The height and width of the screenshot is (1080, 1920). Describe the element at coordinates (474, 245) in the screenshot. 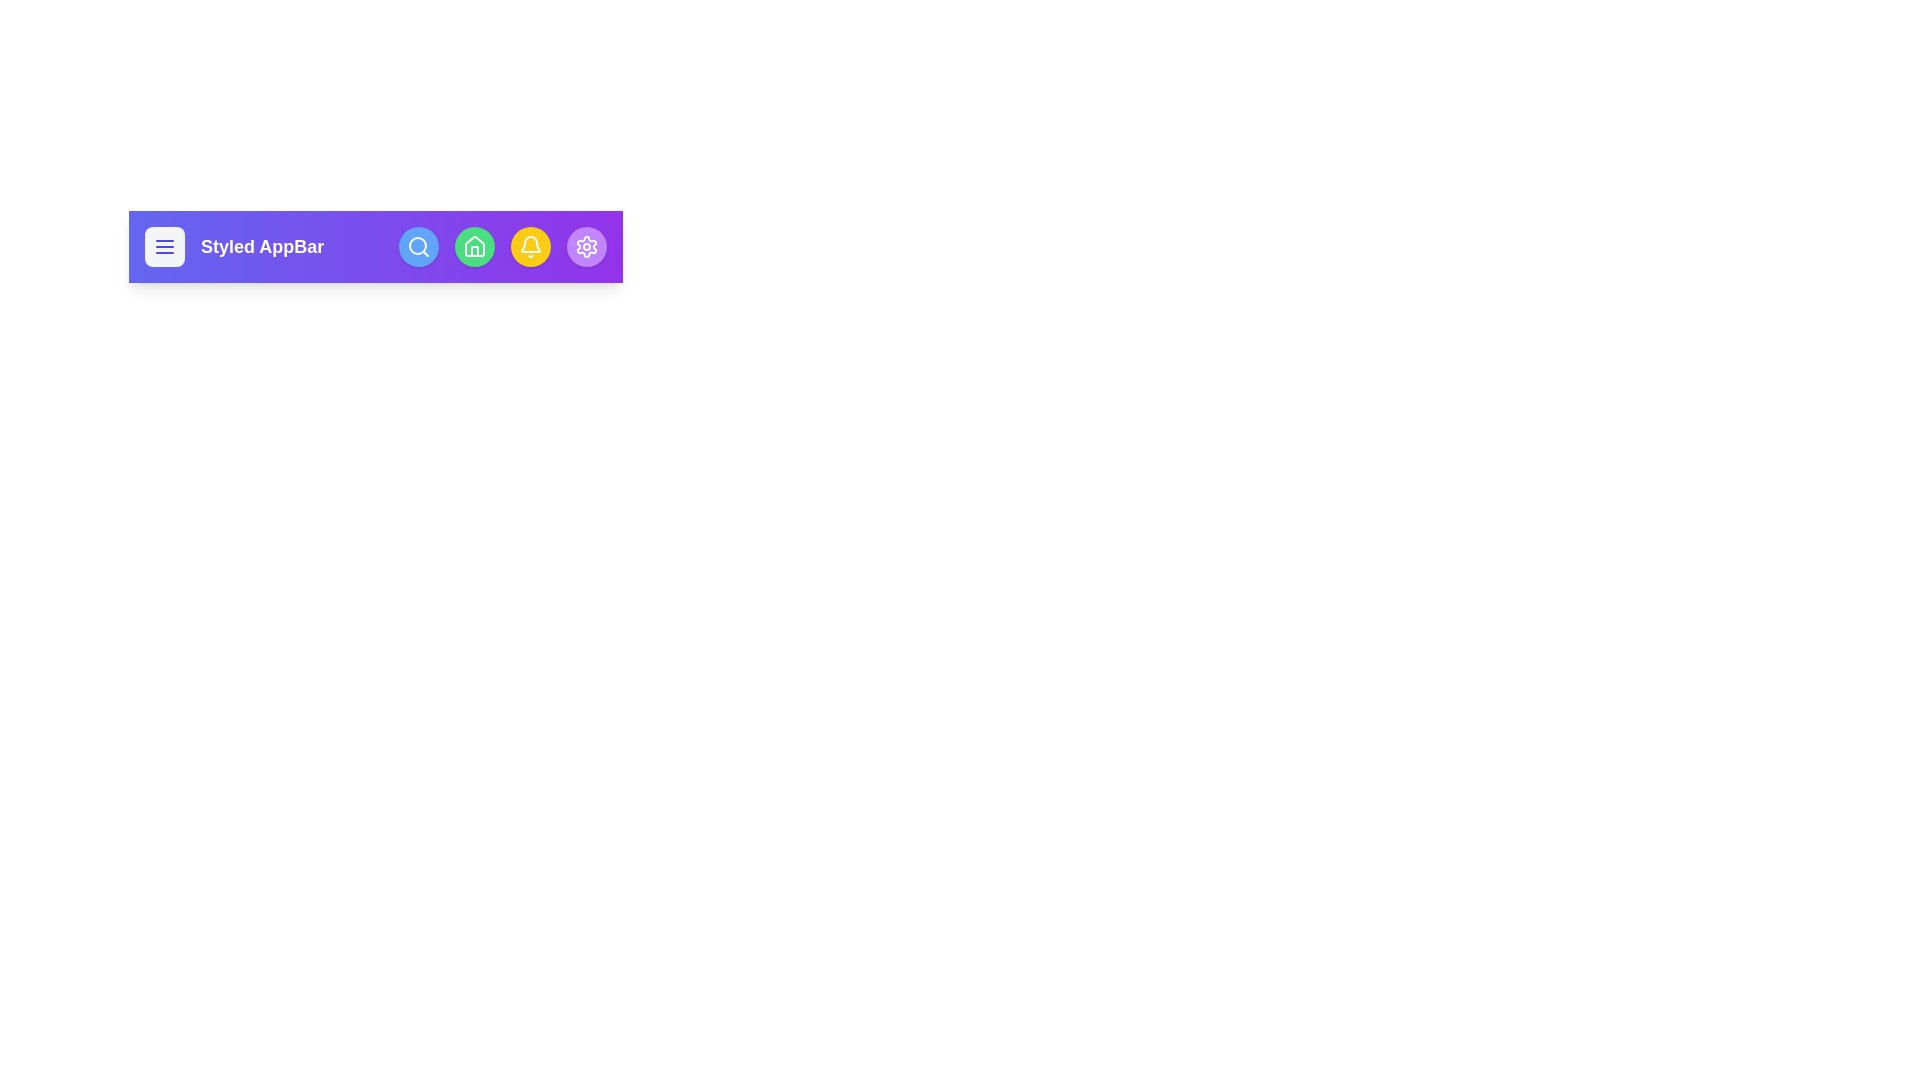

I see `the icon home to observe its hover effect` at that location.